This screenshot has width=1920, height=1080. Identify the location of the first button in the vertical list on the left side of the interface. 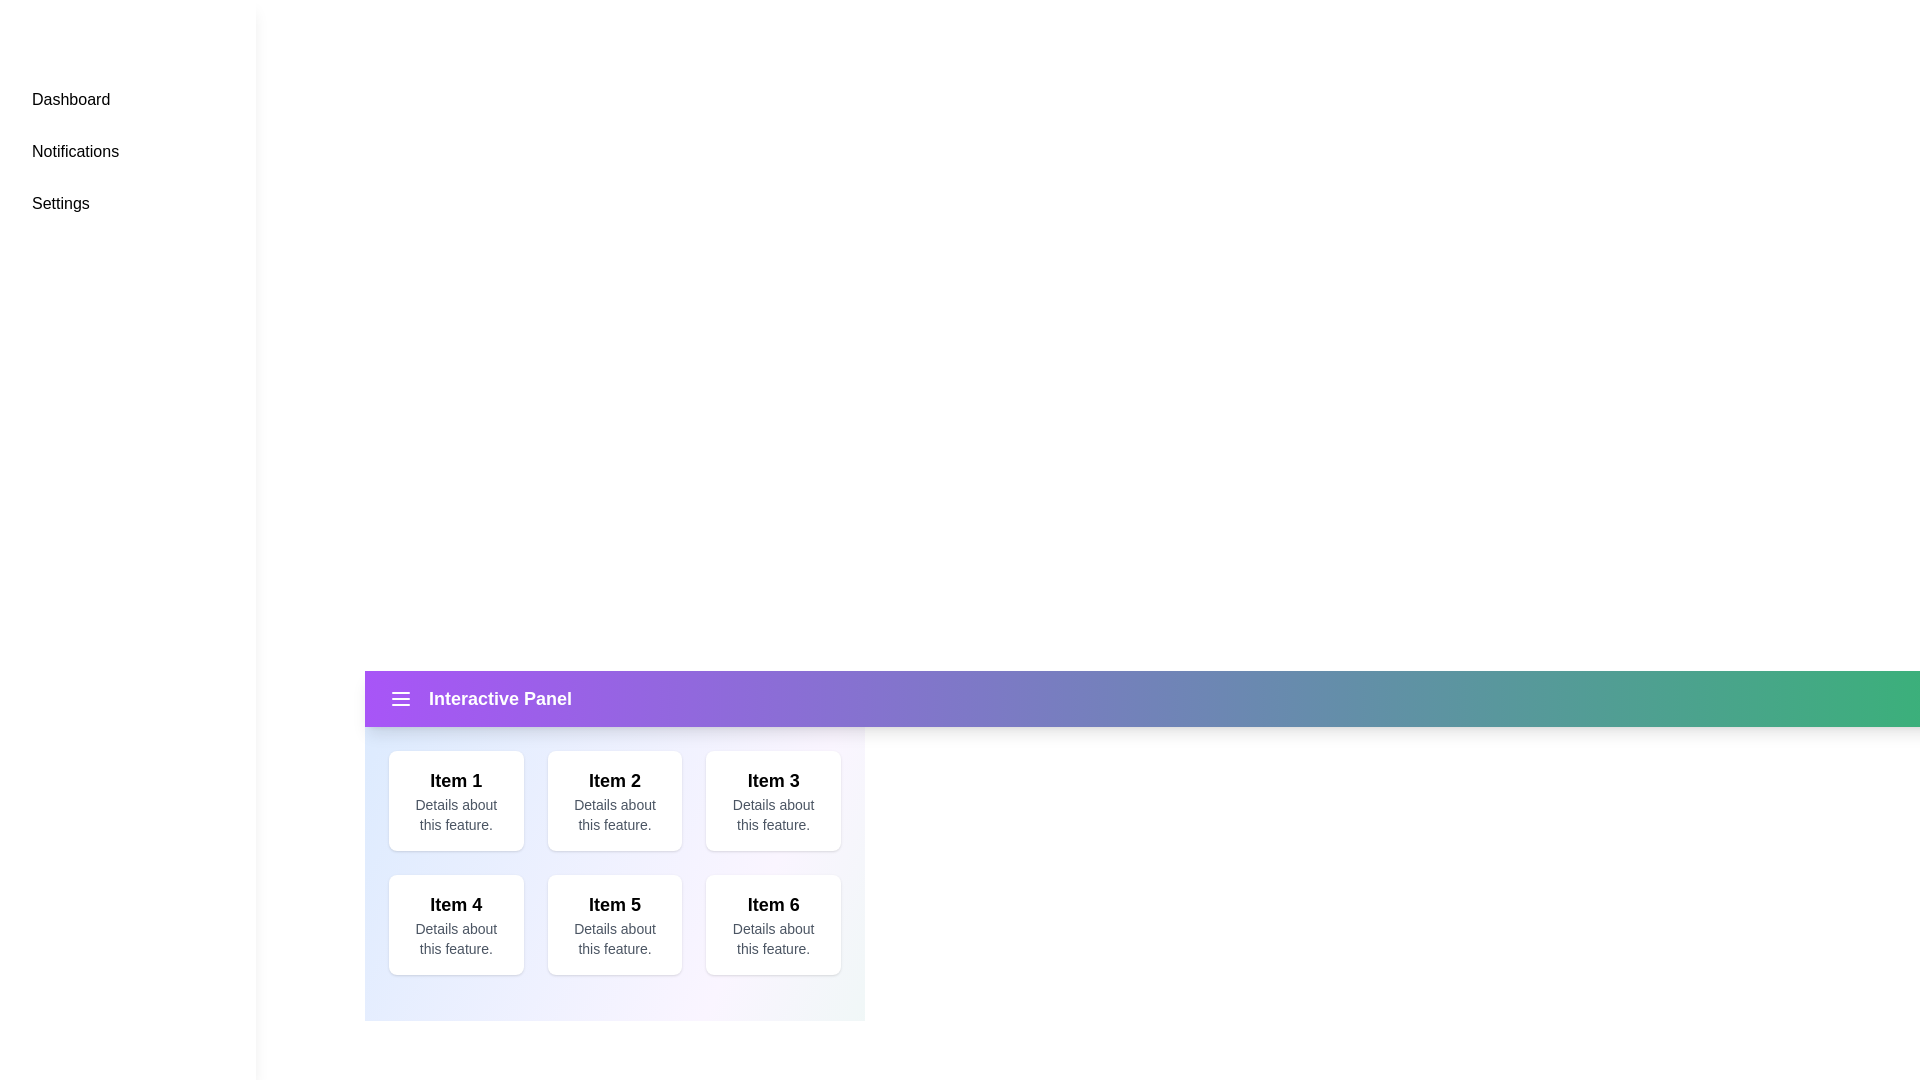
(127, 100).